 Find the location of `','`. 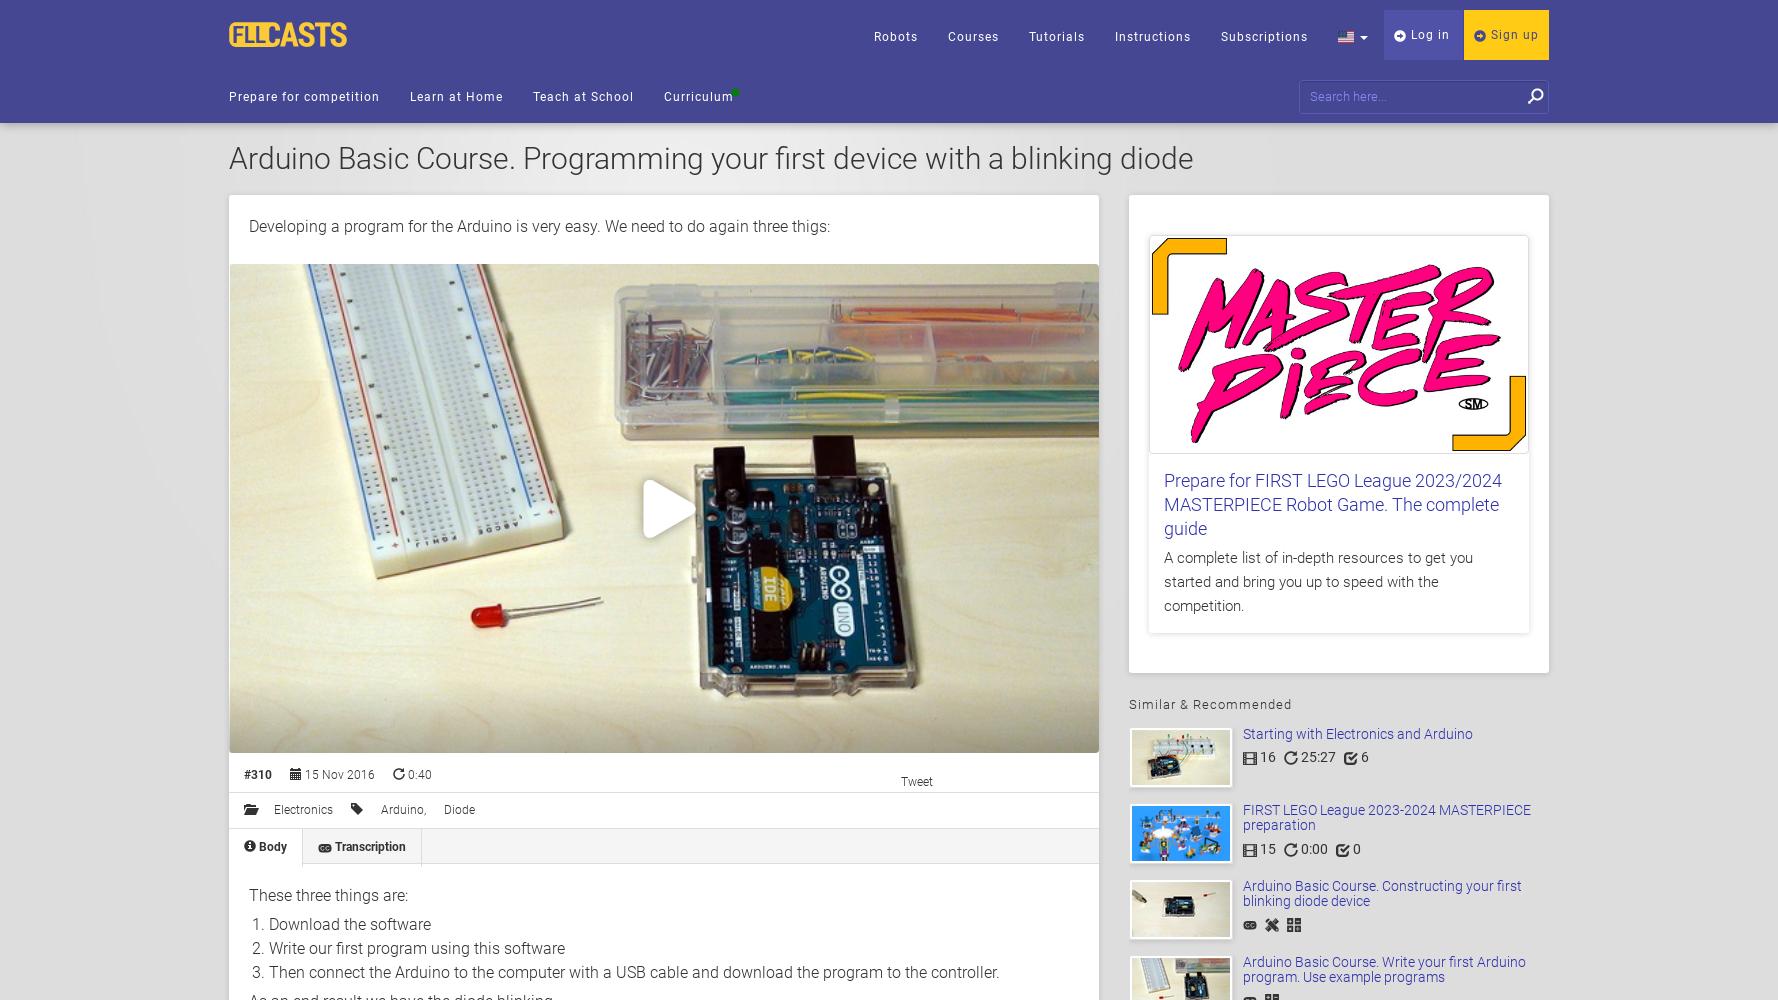

',' is located at coordinates (426, 810).